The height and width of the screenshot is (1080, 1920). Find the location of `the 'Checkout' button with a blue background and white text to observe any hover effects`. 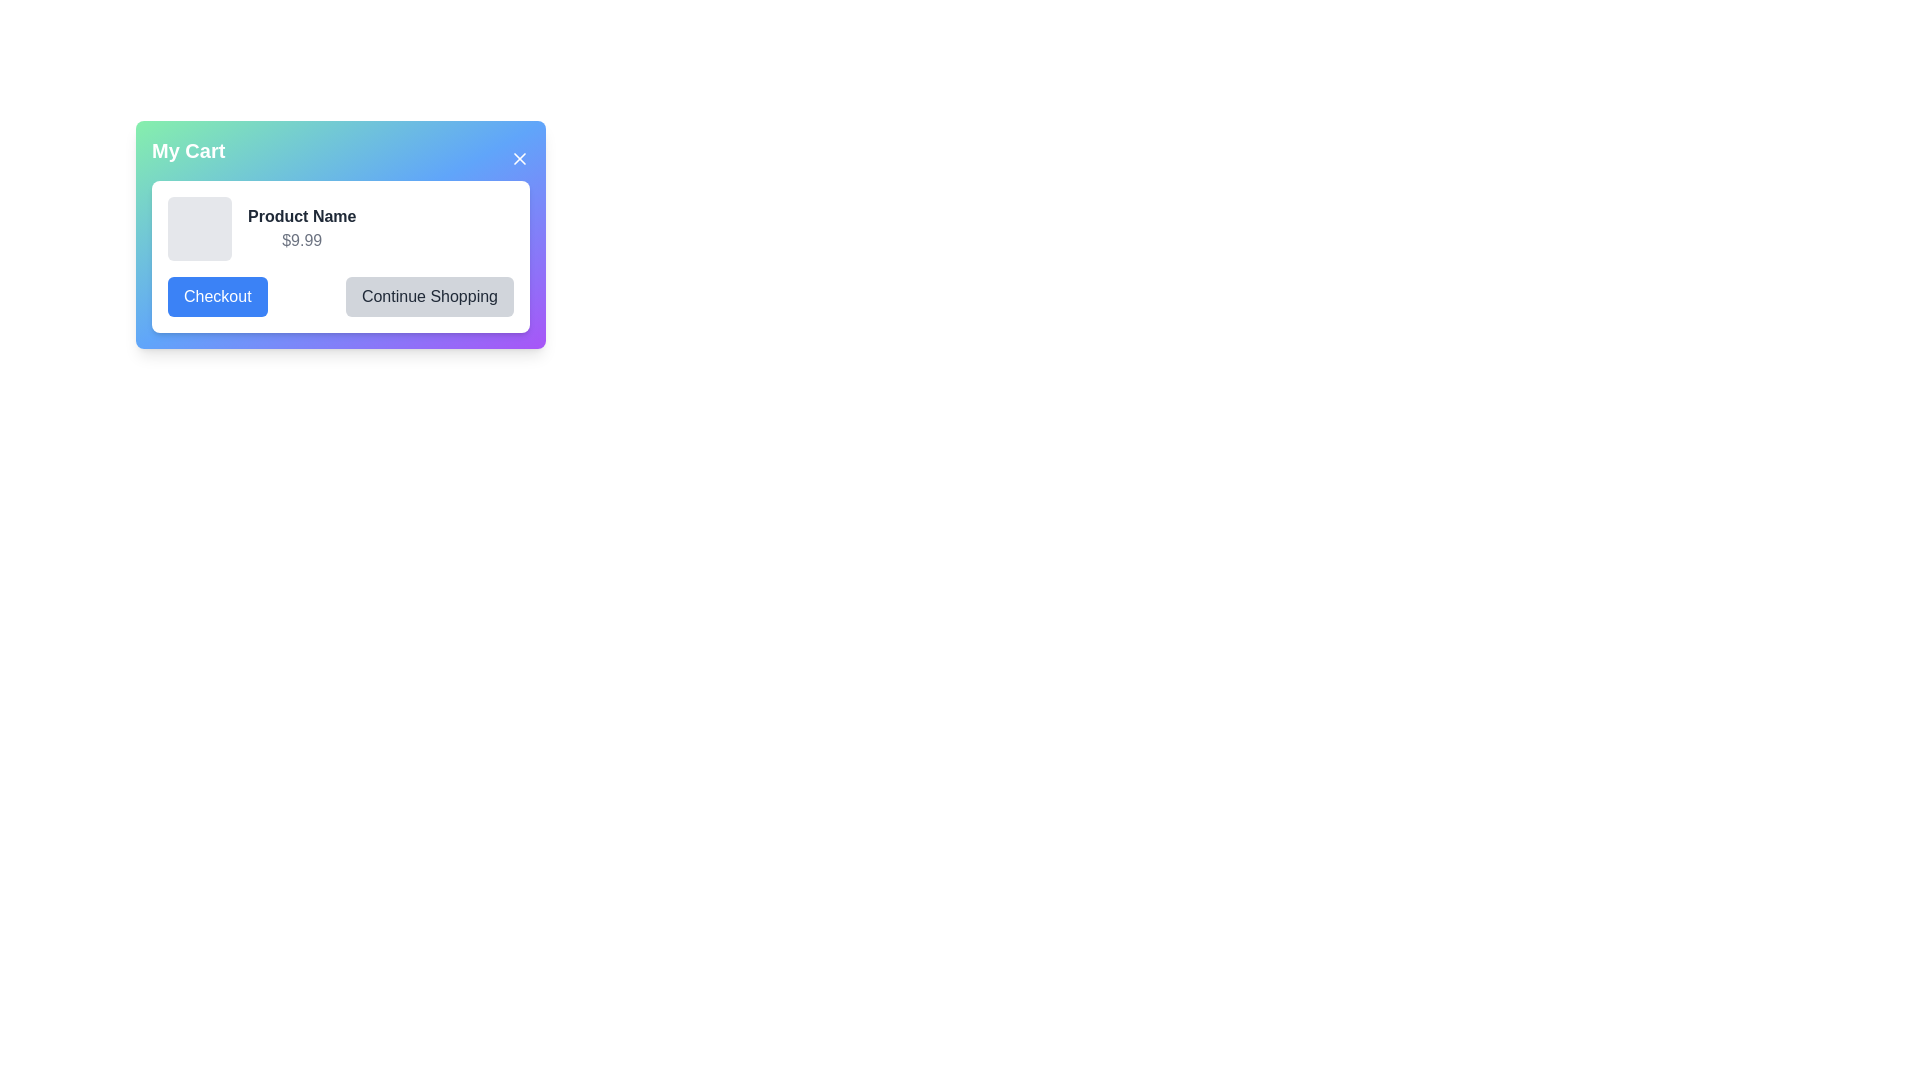

the 'Checkout' button with a blue background and white text to observe any hover effects is located at coordinates (217, 297).